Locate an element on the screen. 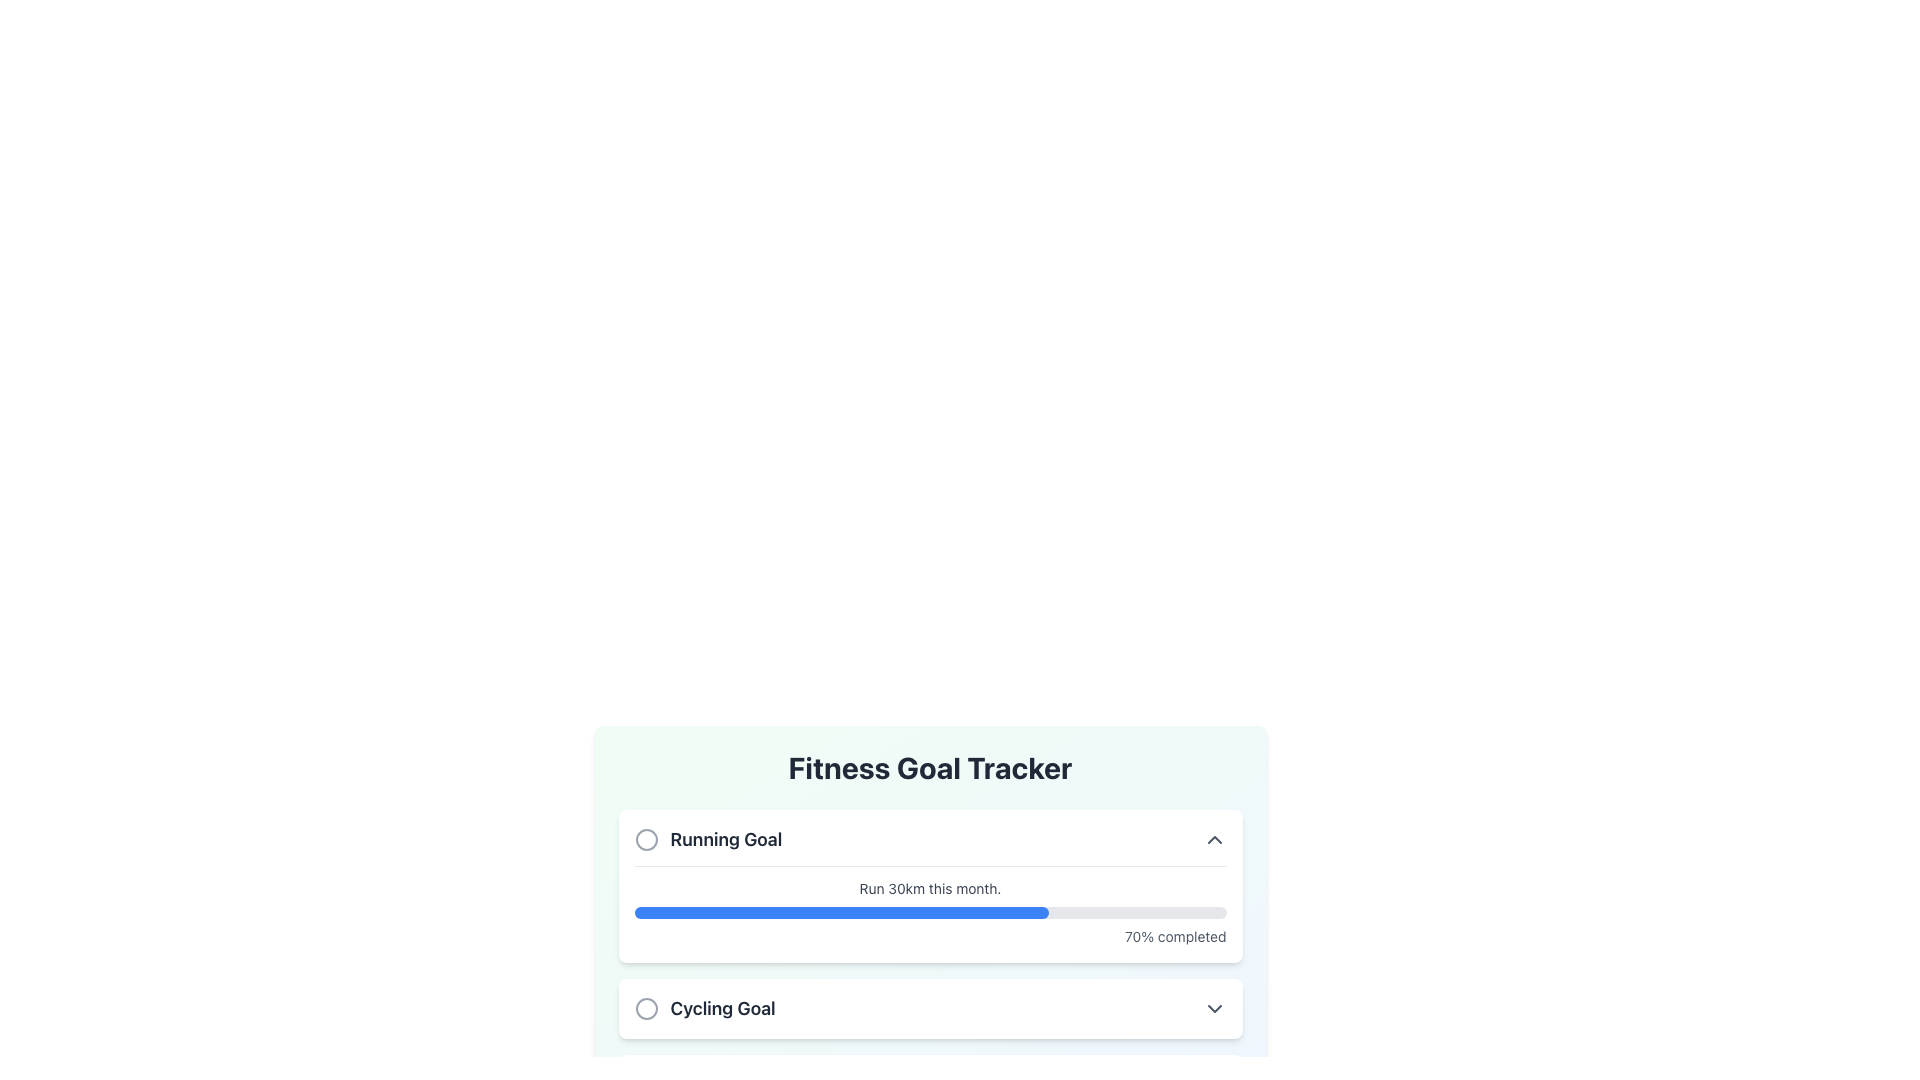  the circular icon located at the top-left corner of the 'Running Goal' card, which is styled with a gray stroke and indicates the goal's category is located at coordinates (646, 840).